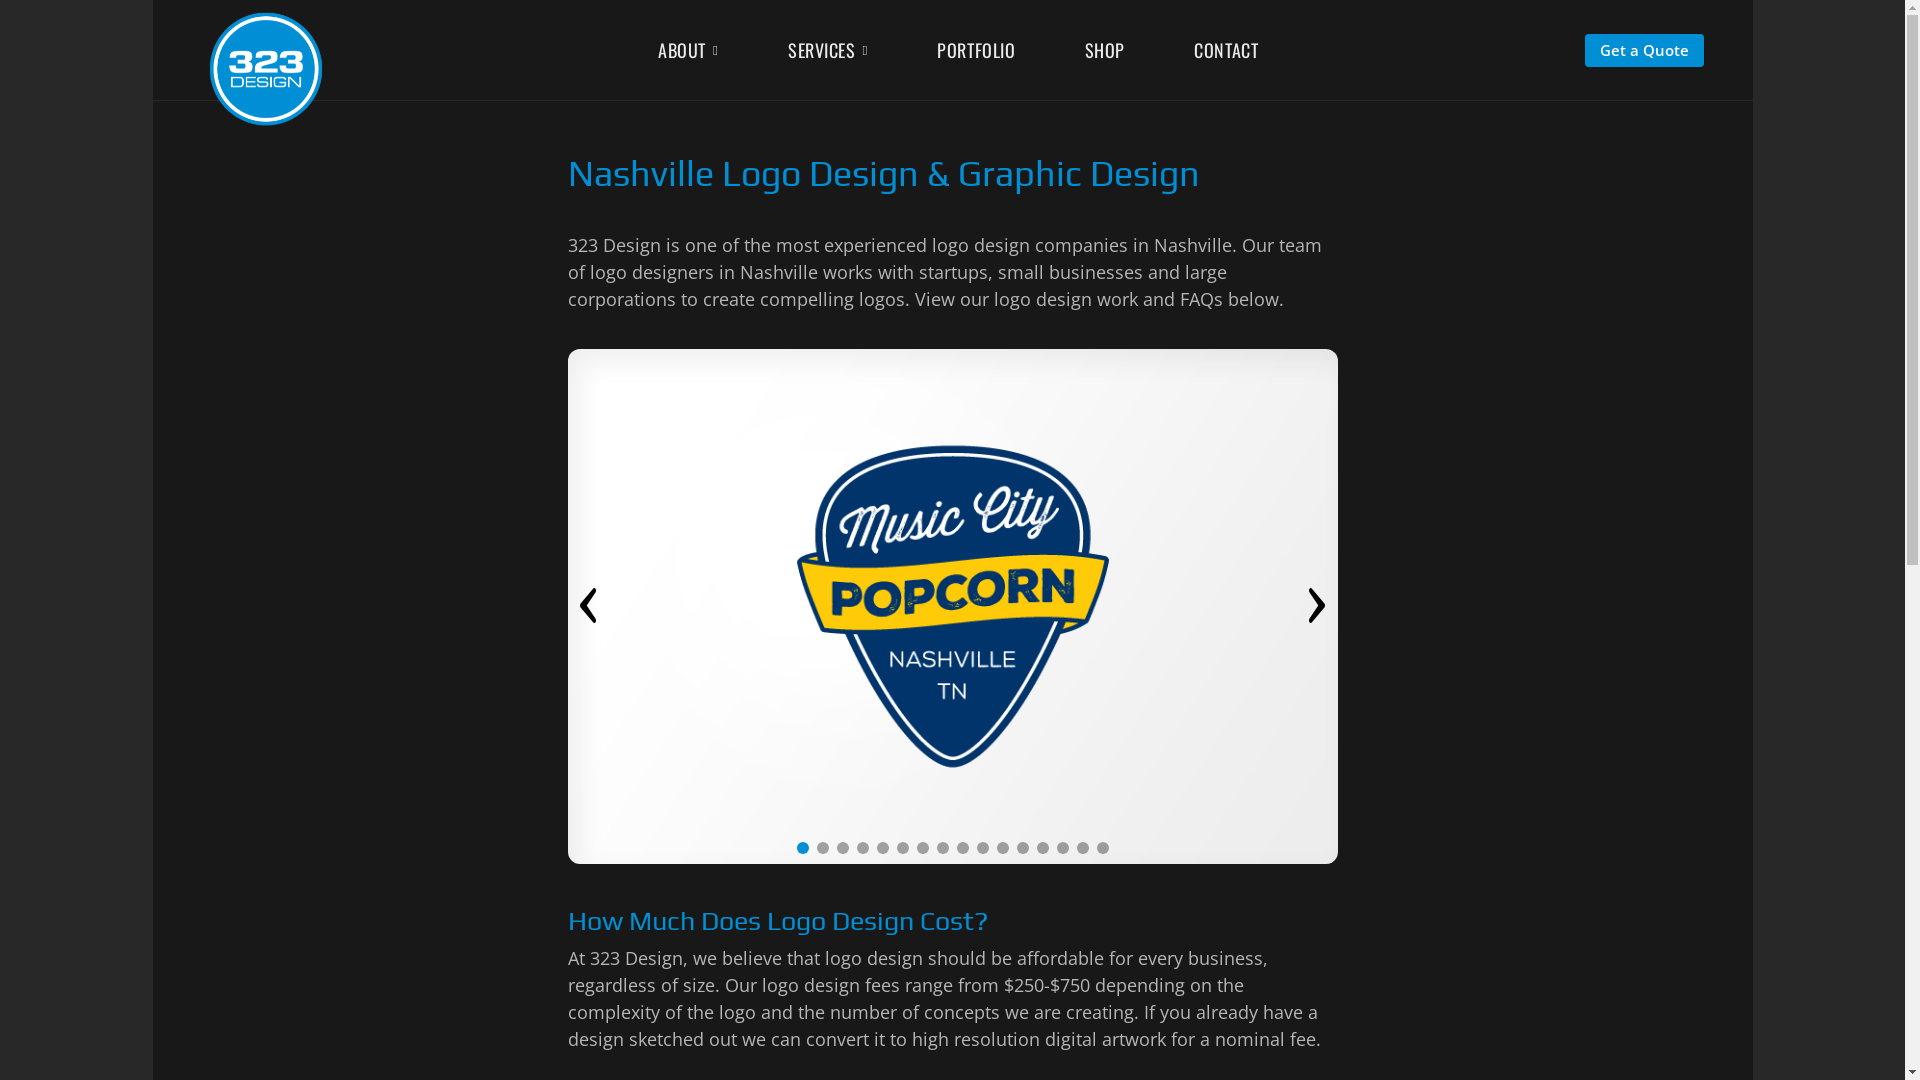 The height and width of the screenshot is (1080, 1920). I want to click on '12', so click(1016, 848).